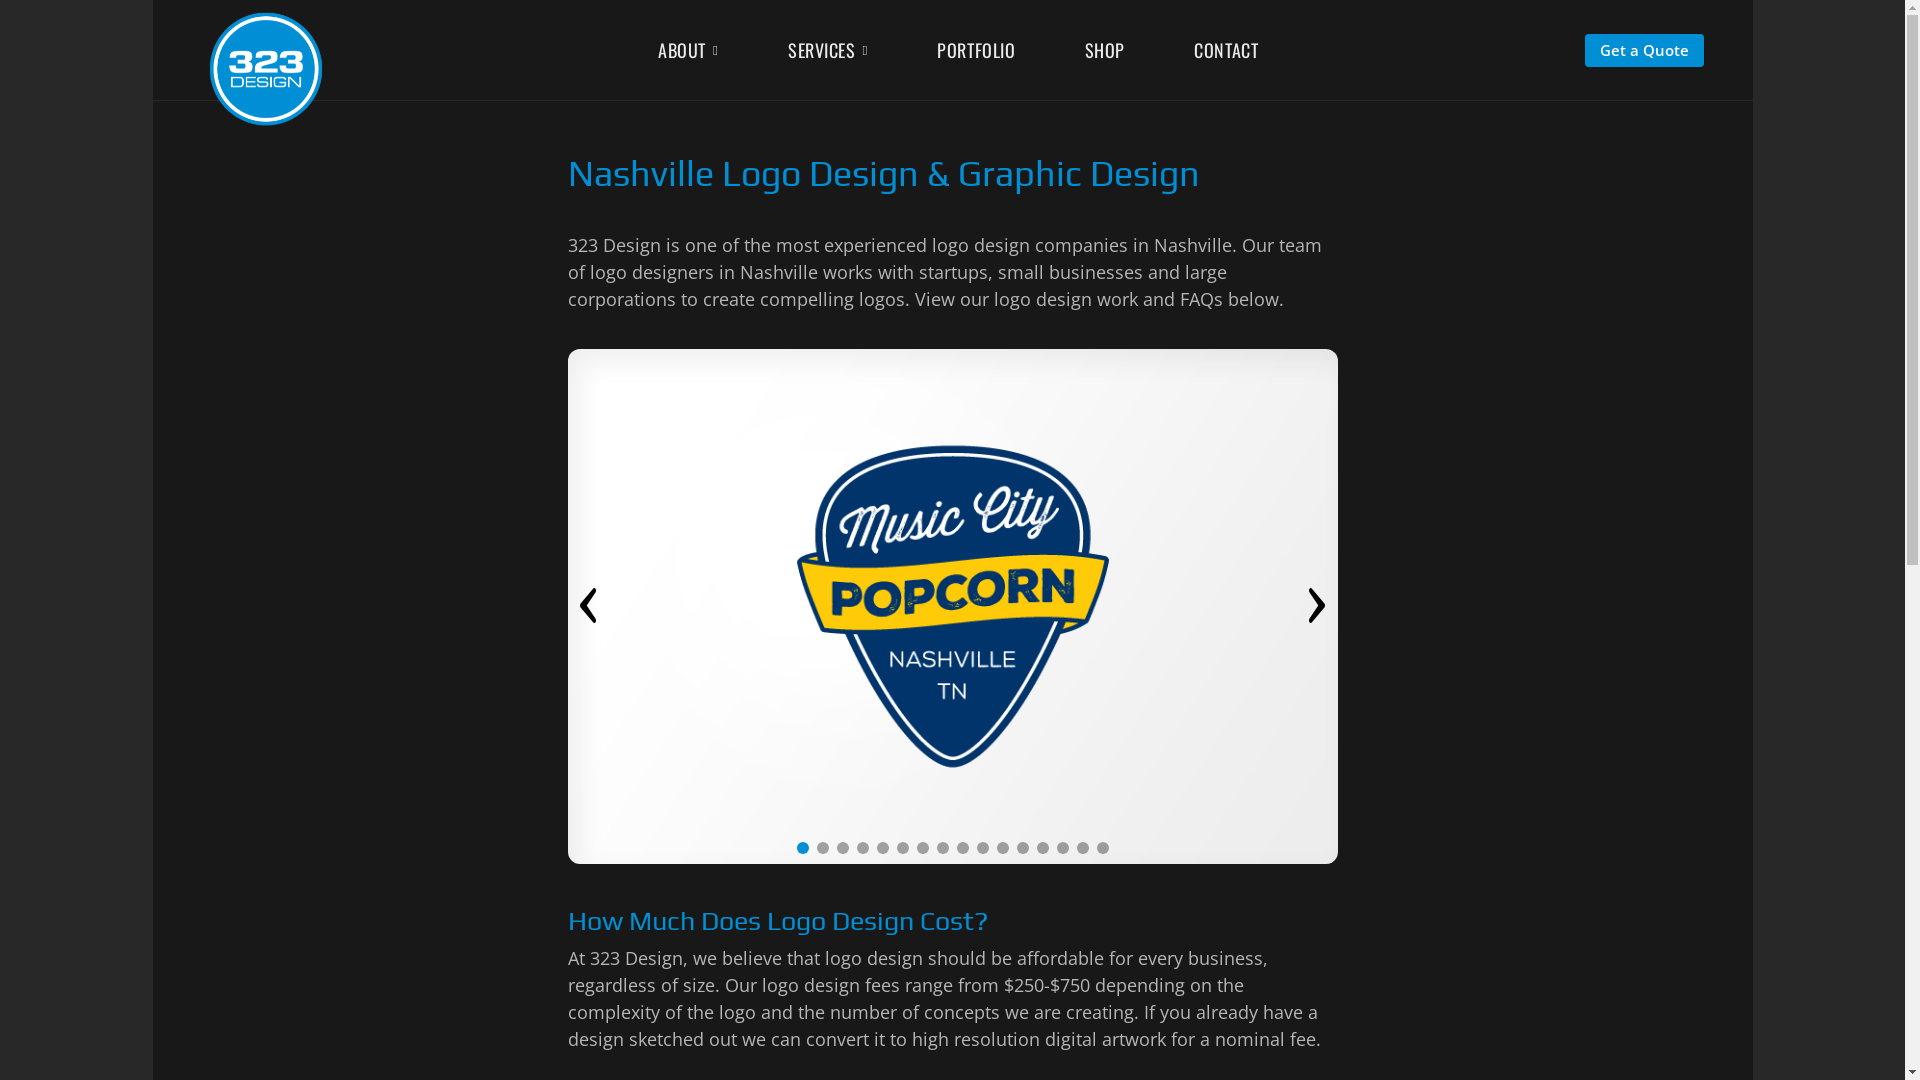 The height and width of the screenshot is (1080, 1920). I want to click on '12', so click(1016, 848).